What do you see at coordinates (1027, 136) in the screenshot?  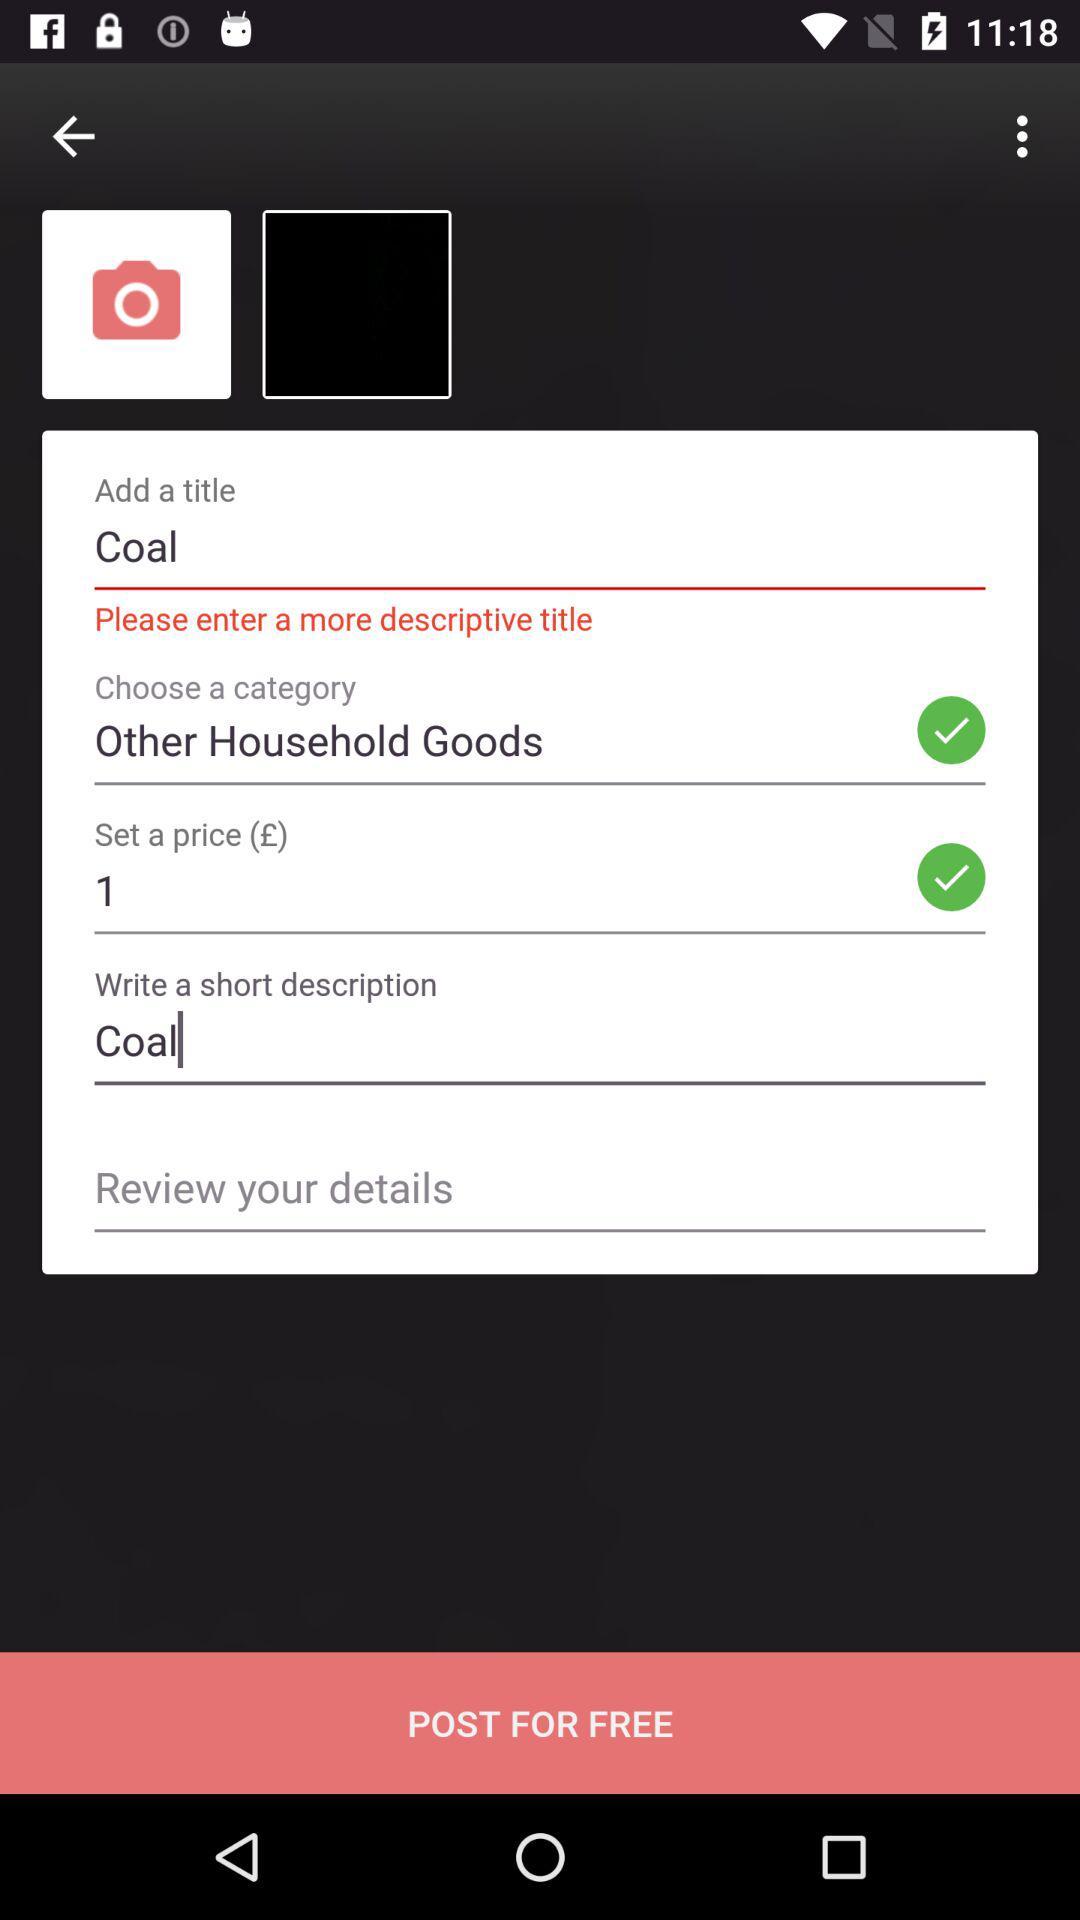 I see `the 3 vertical dots at the top right corner of the page` at bounding box center [1027, 136].